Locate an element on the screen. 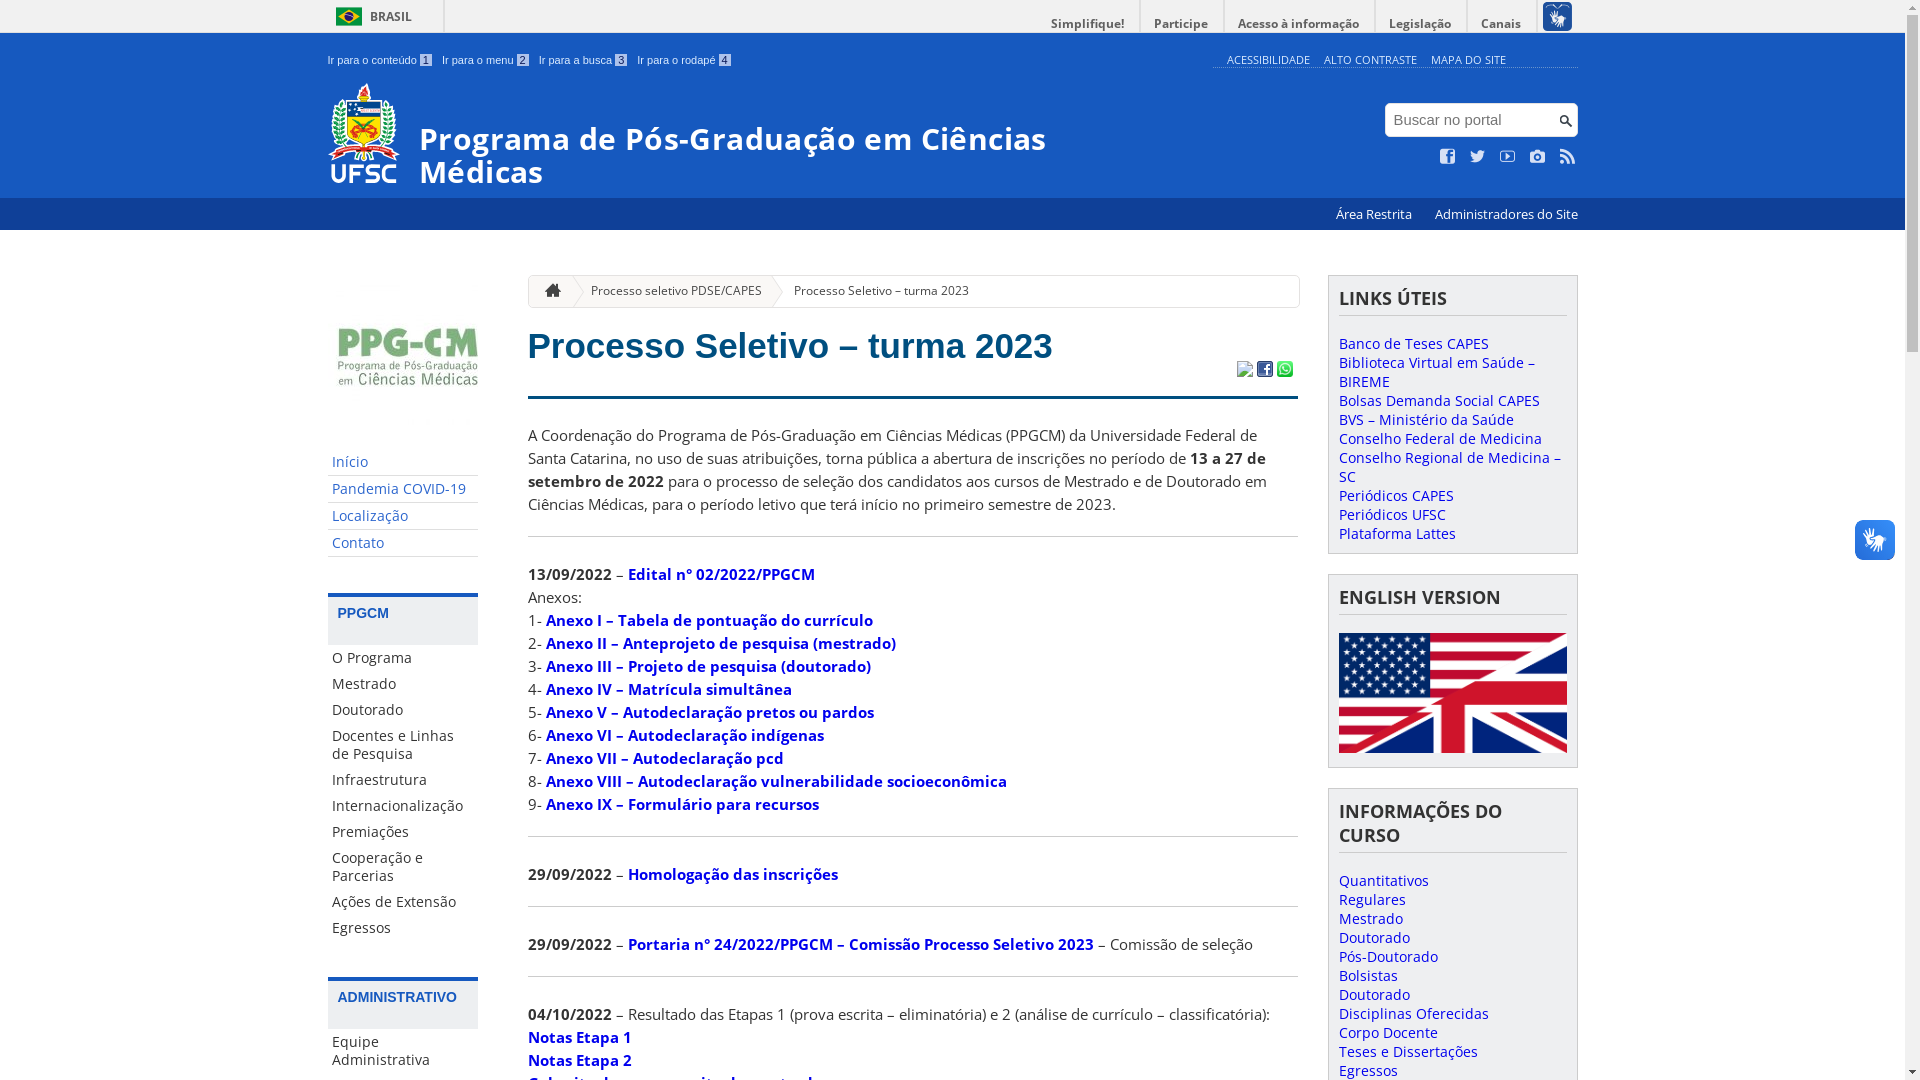  'Compartilhar no Twitter' is located at coordinates (1242, 370).